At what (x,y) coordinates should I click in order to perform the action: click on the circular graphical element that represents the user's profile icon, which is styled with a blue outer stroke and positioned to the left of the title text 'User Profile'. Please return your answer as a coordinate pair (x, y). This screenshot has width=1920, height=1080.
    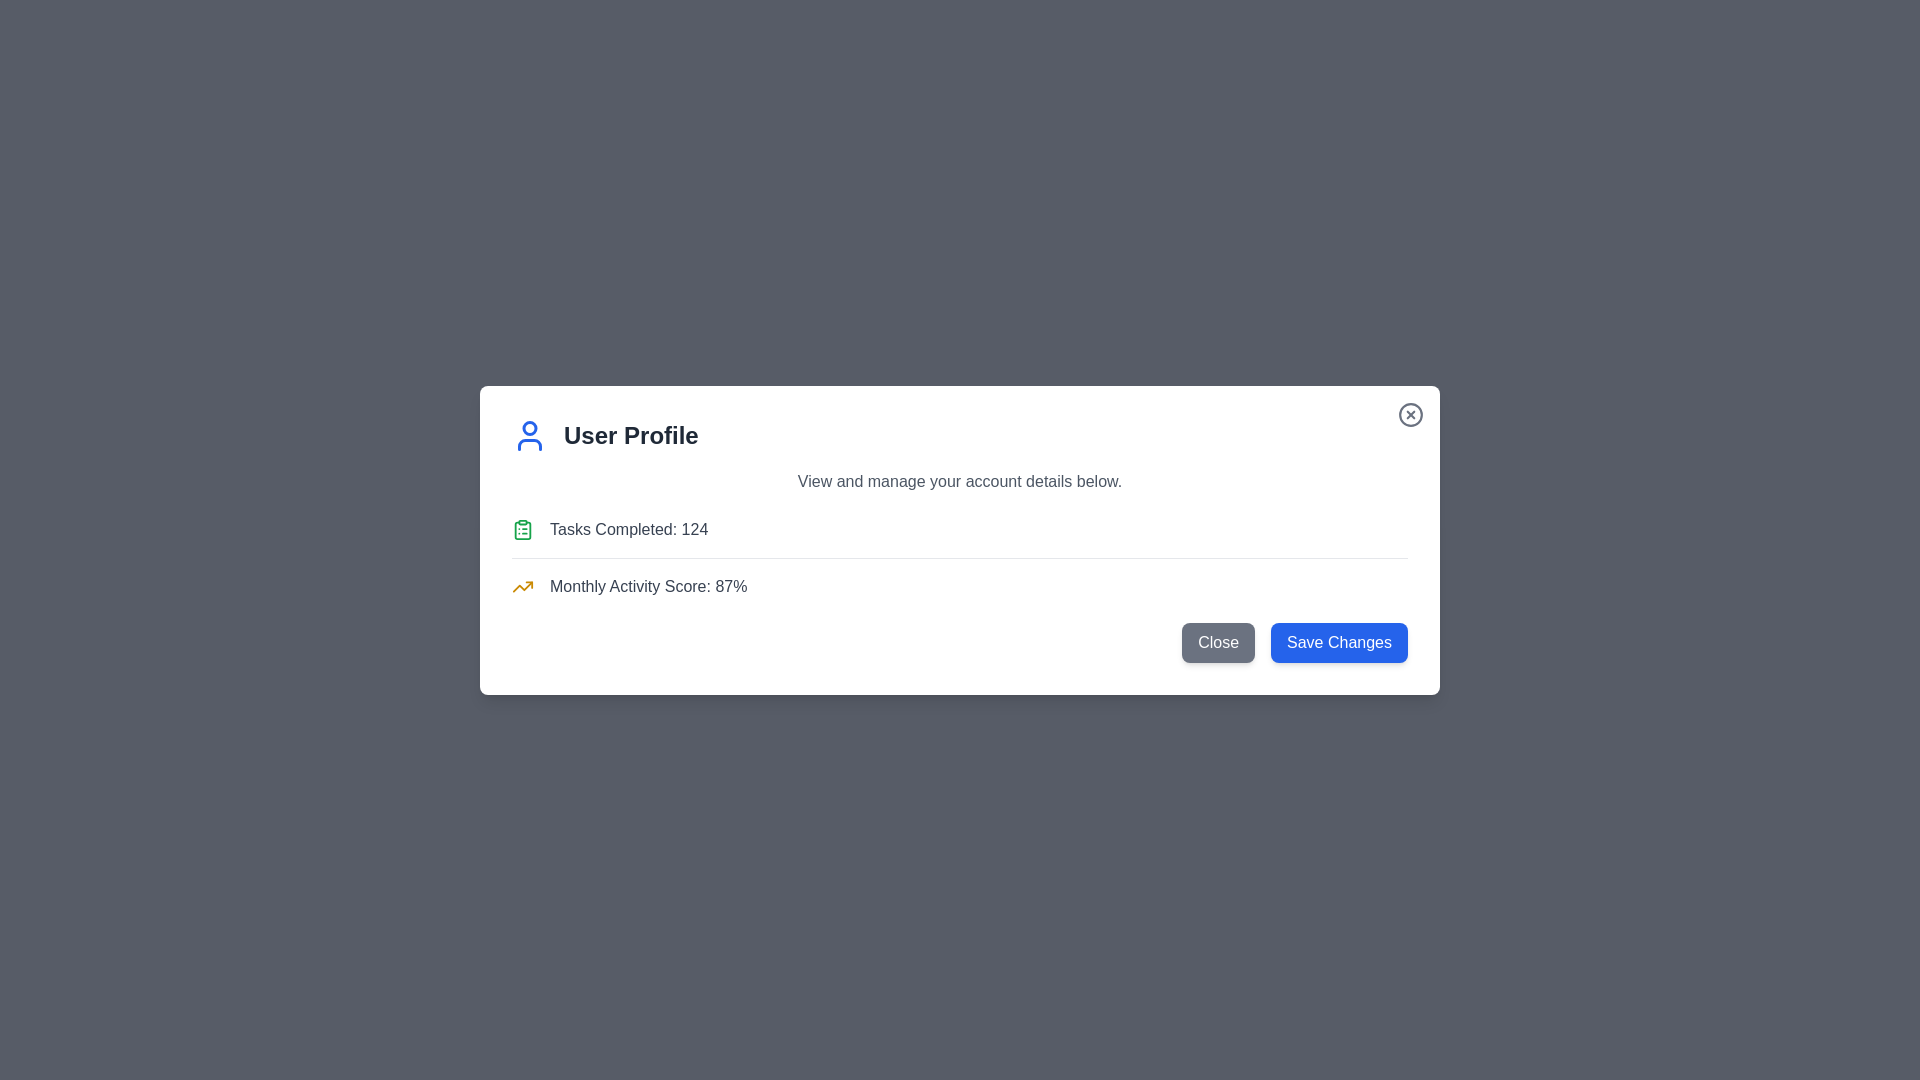
    Looking at the image, I should click on (529, 427).